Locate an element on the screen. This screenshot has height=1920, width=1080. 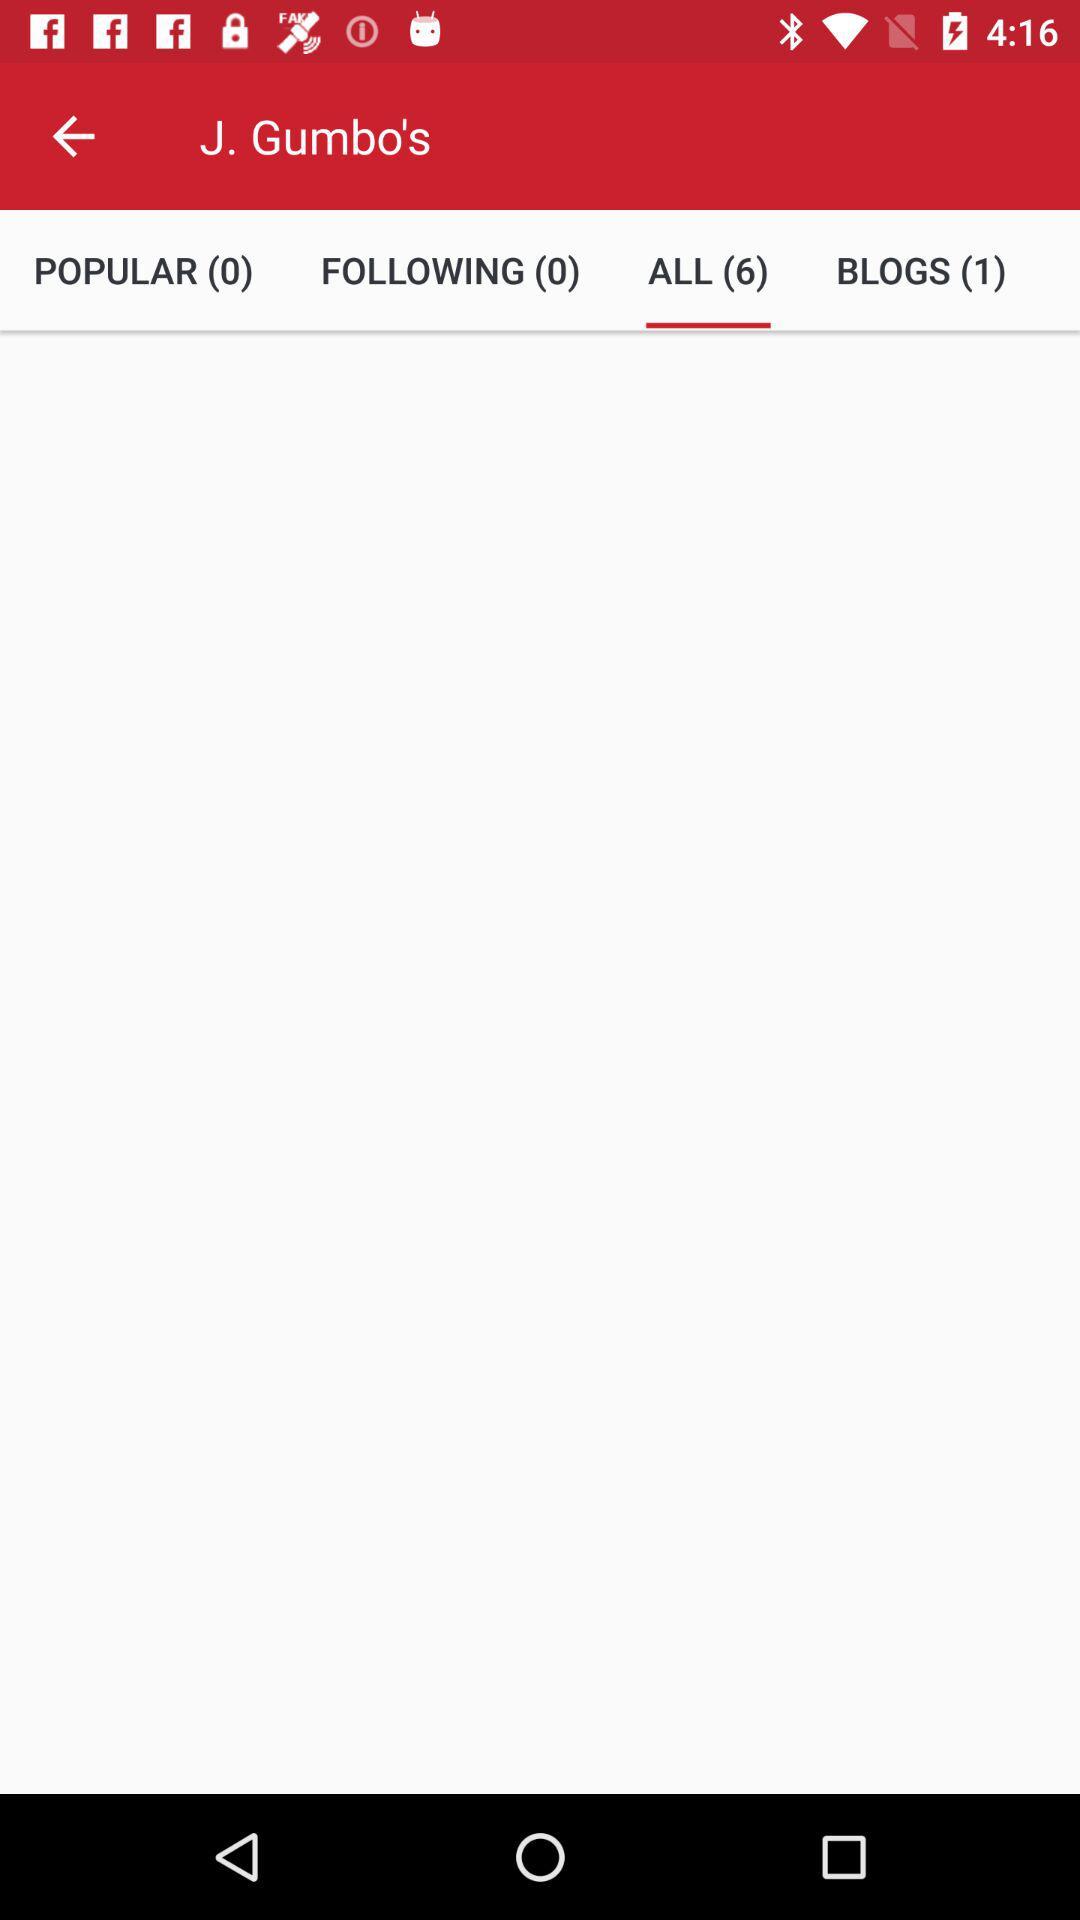
icon next to following (0) icon is located at coordinates (707, 269).